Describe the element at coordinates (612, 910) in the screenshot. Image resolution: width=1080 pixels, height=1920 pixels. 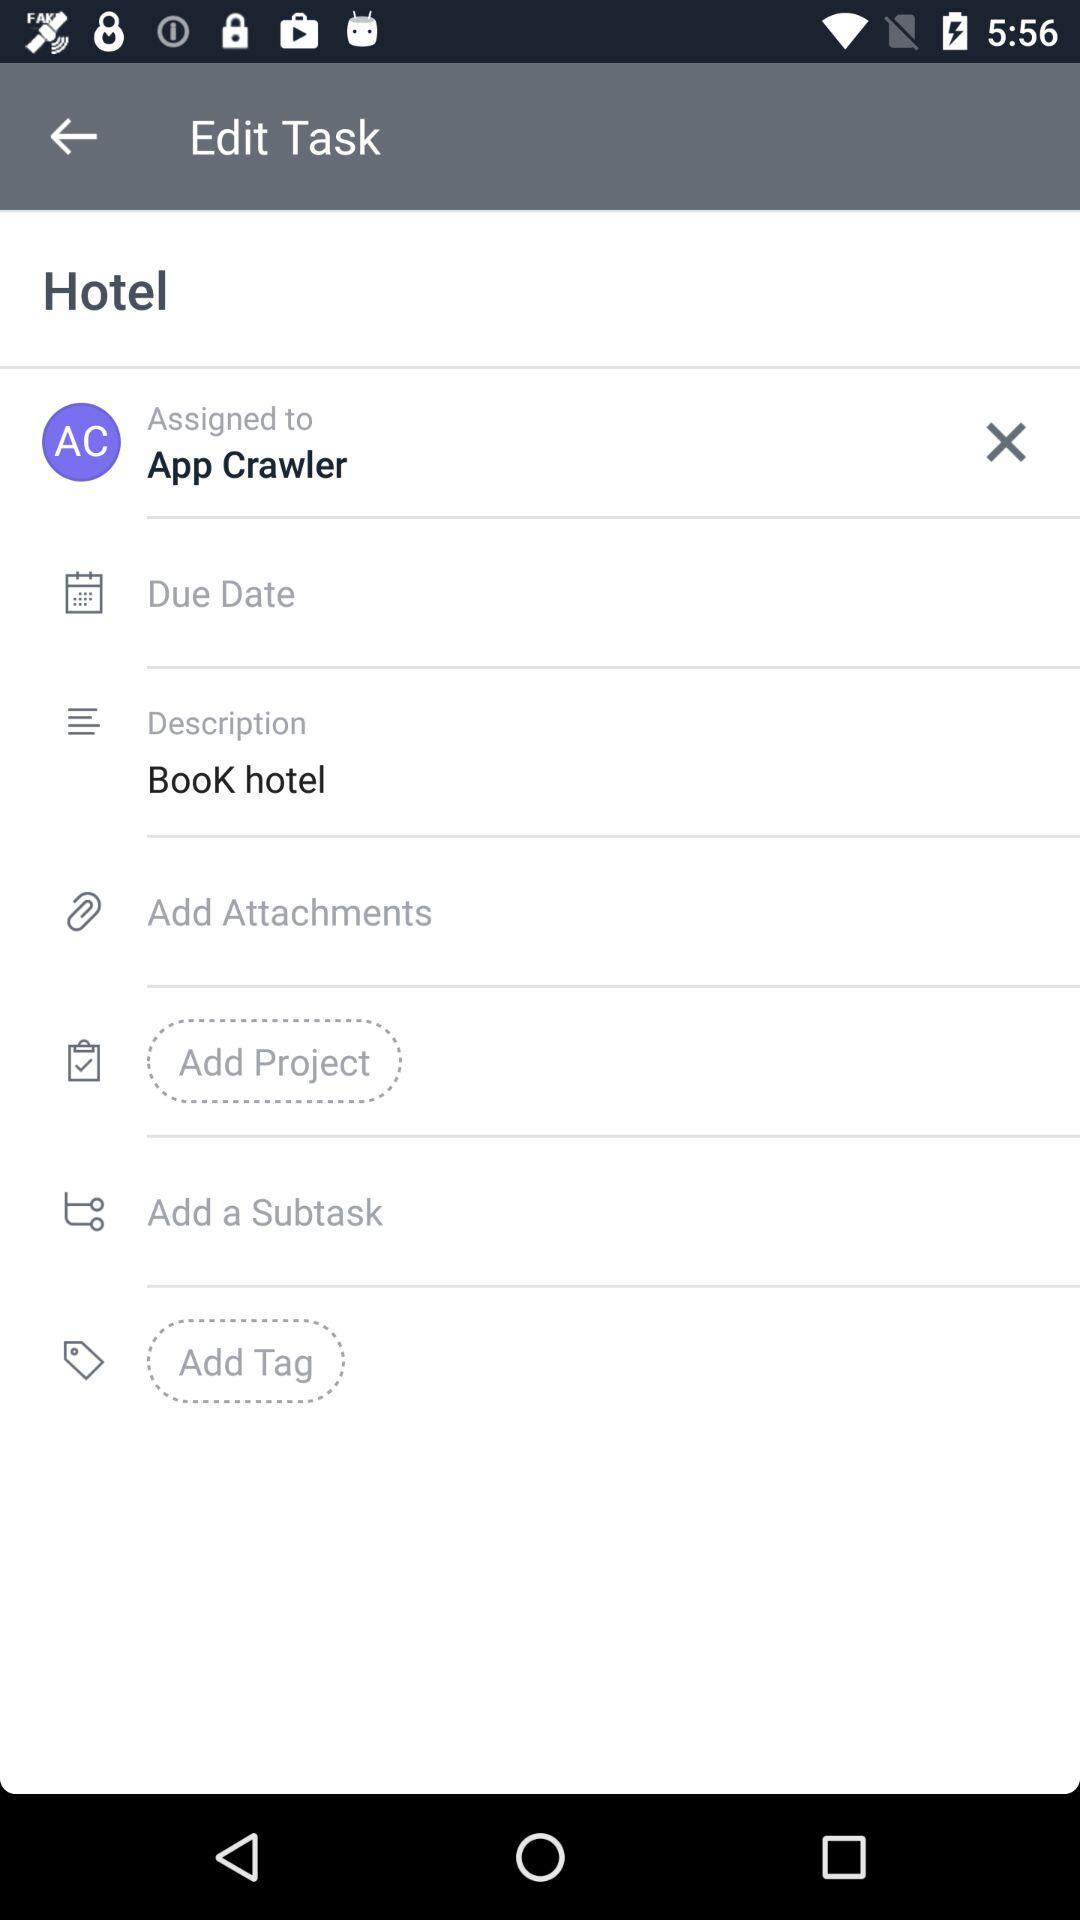
I see `attach documents` at that location.